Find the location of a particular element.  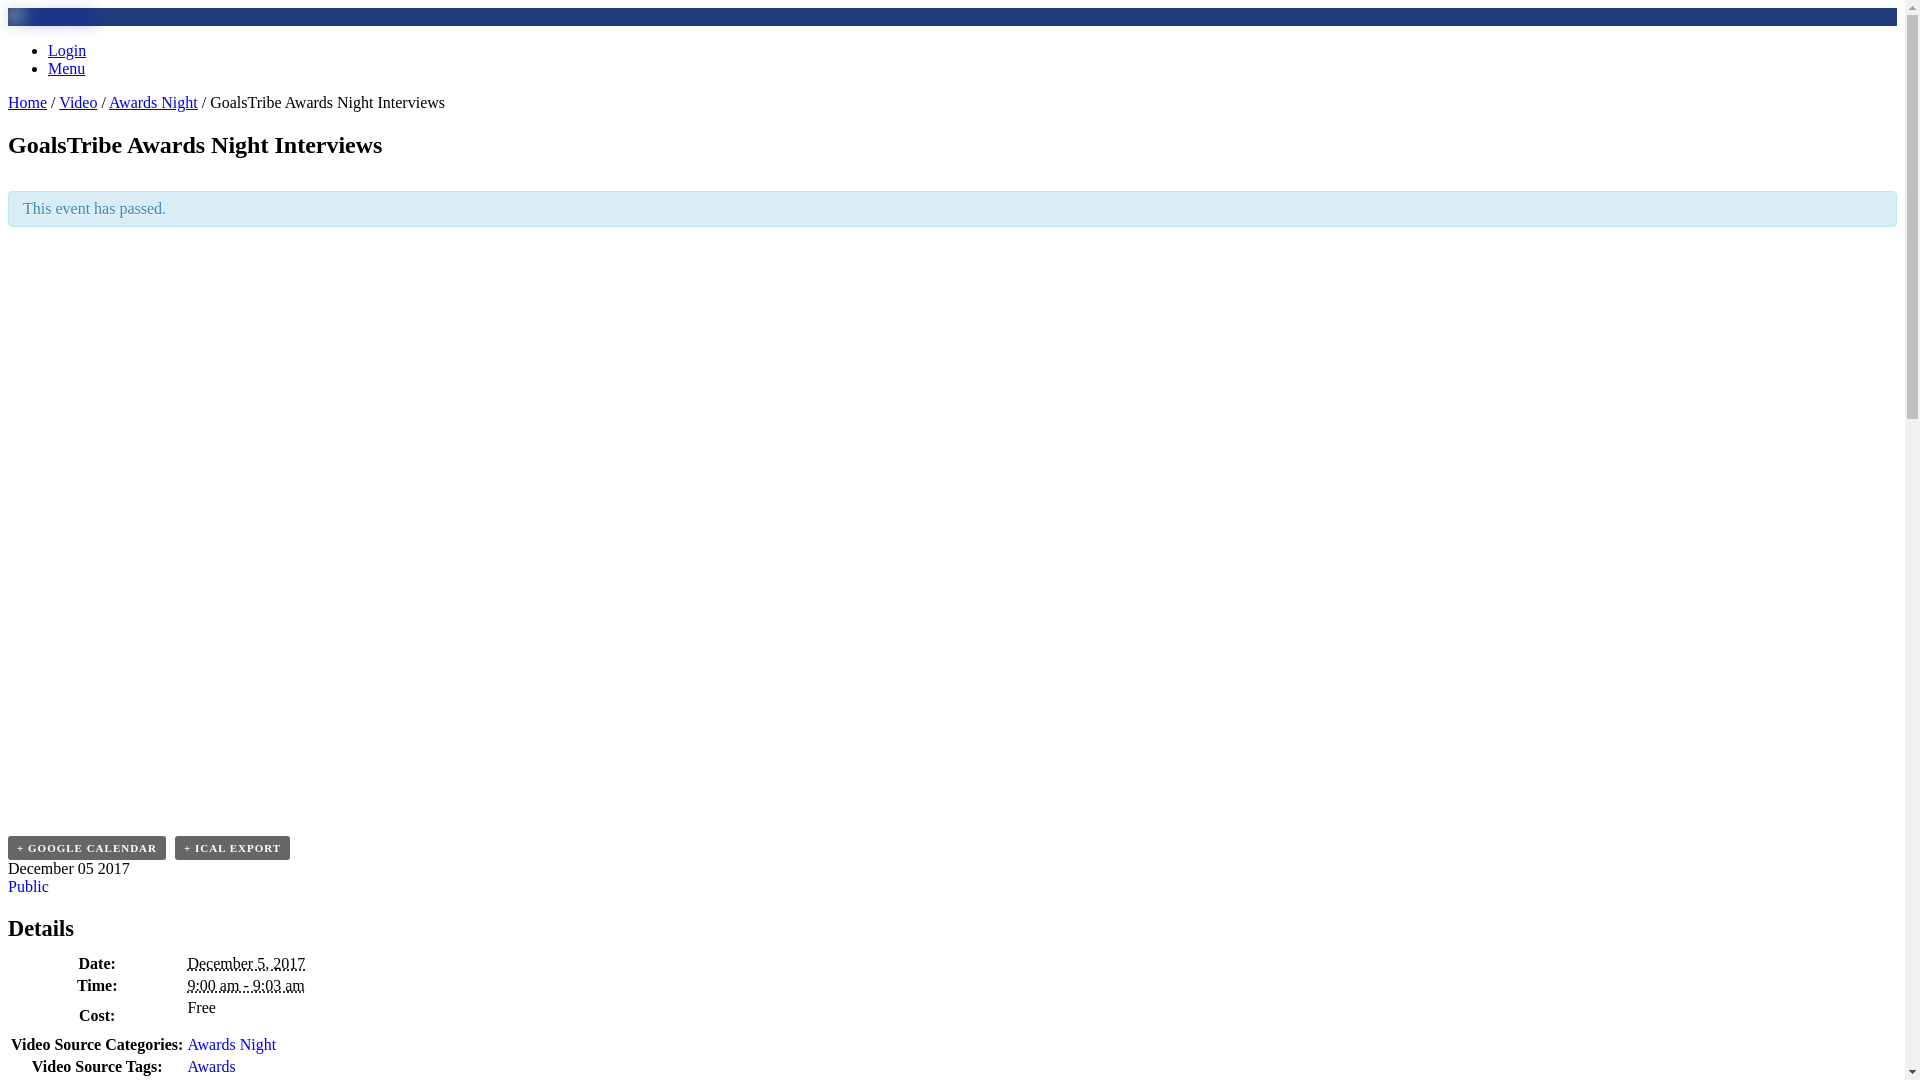

'Video' is located at coordinates (58, 102).